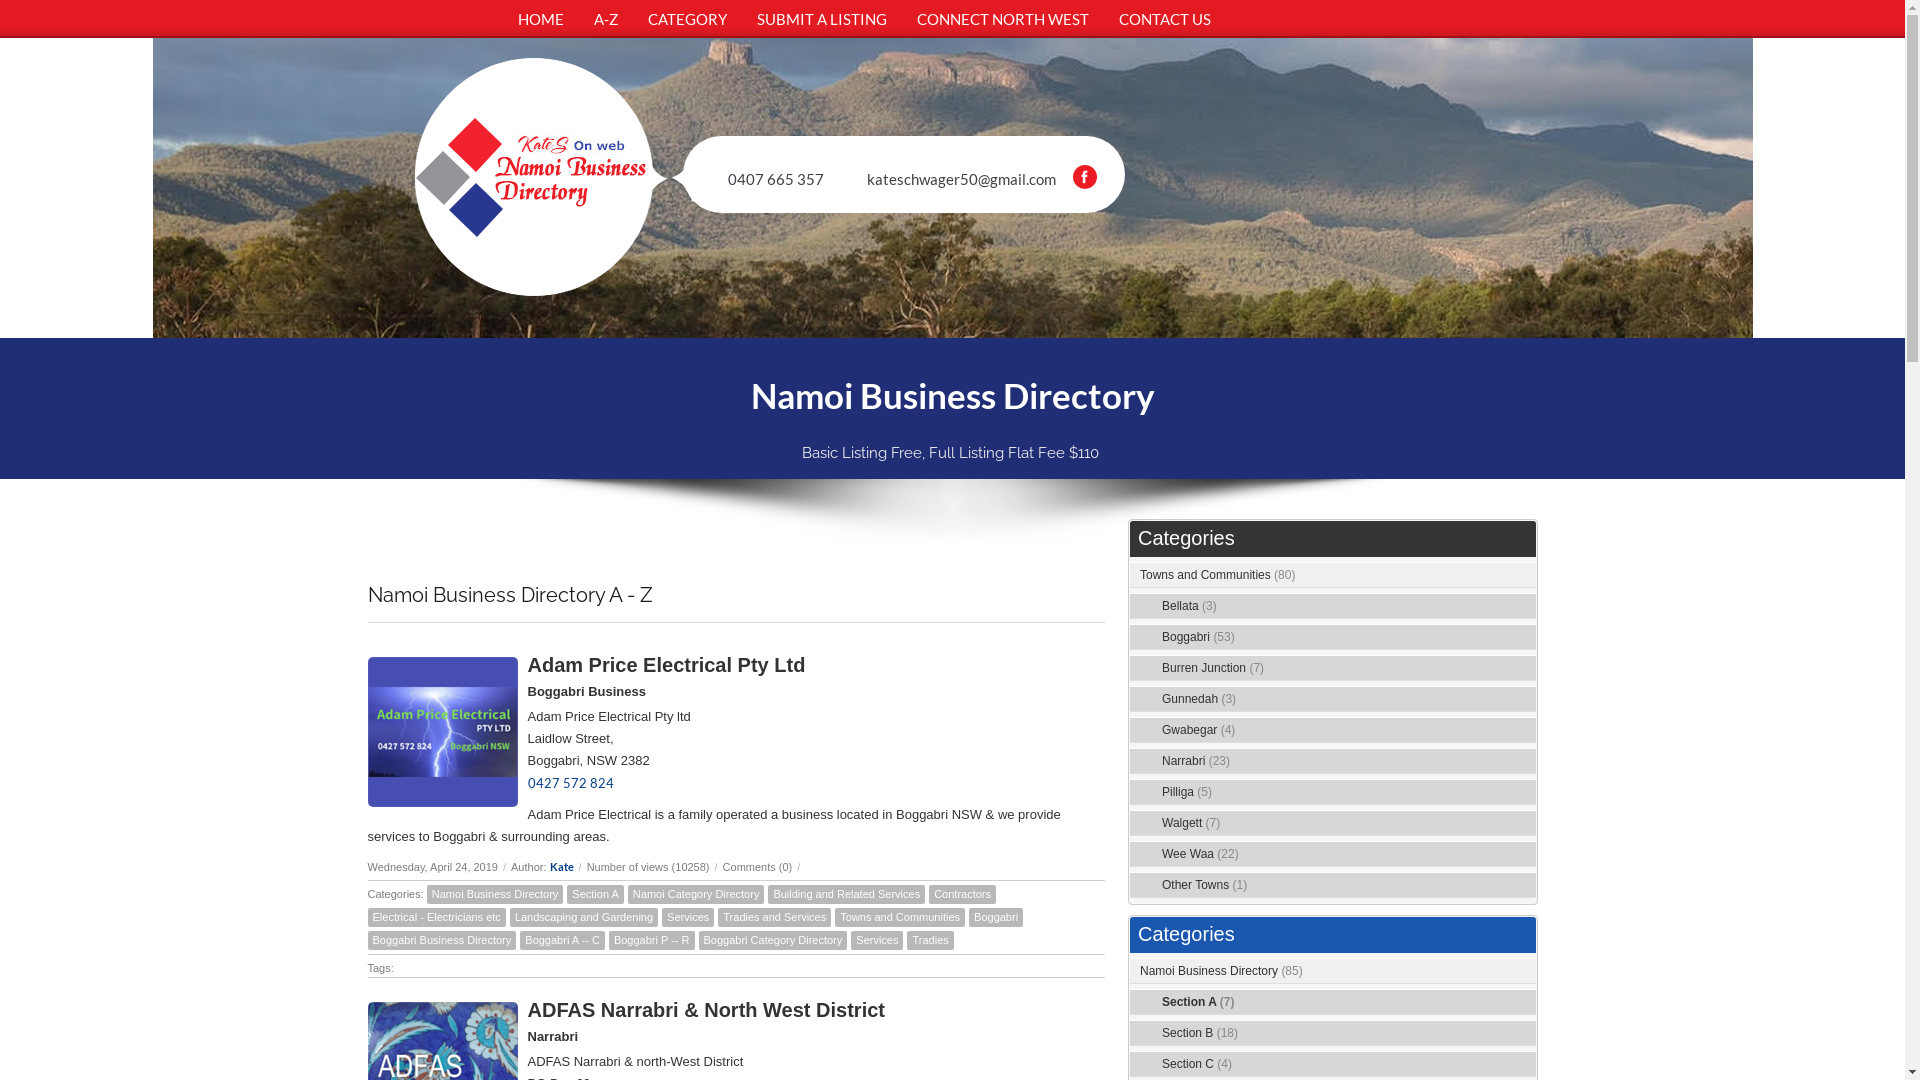 Image resolution: width=1920 pixels, height=1080 pixels. What do you see at coordinates (687, 917) in the screenshot?
I see `'Services'` at bounding box center [687, 917].